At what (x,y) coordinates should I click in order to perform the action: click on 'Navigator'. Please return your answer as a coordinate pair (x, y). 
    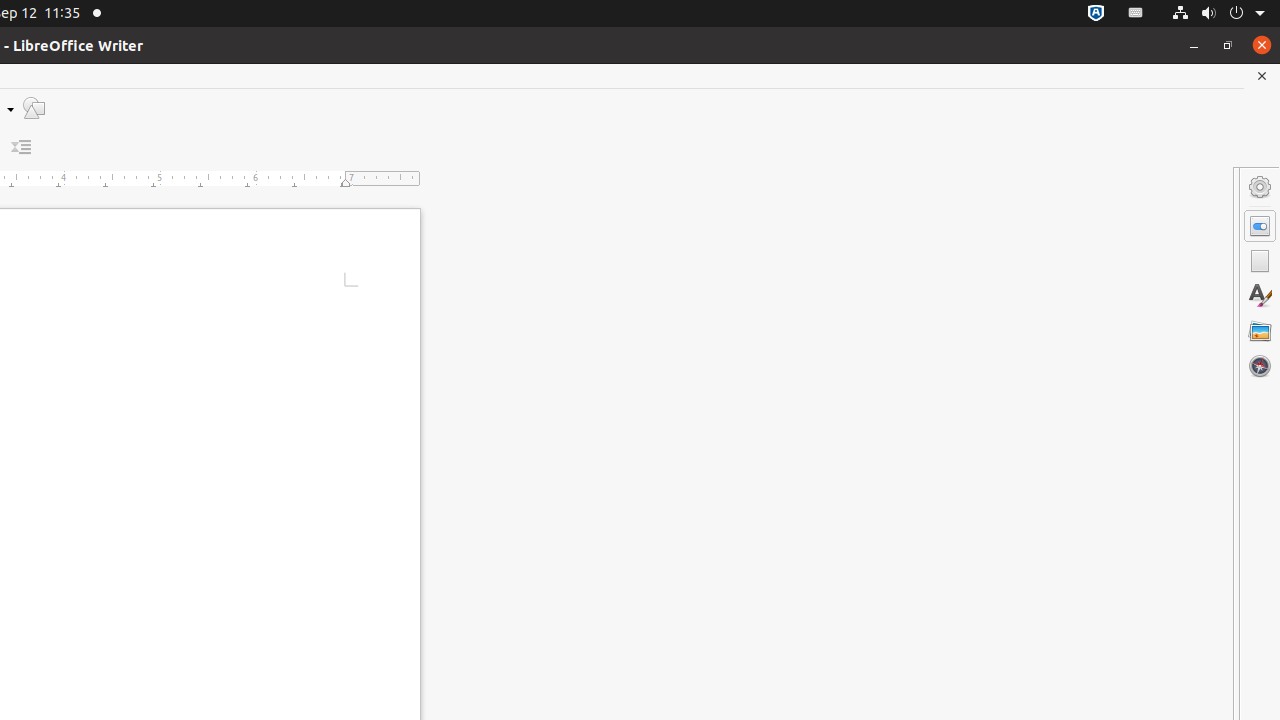
    Looking at the image, I should click on (1259, 365).